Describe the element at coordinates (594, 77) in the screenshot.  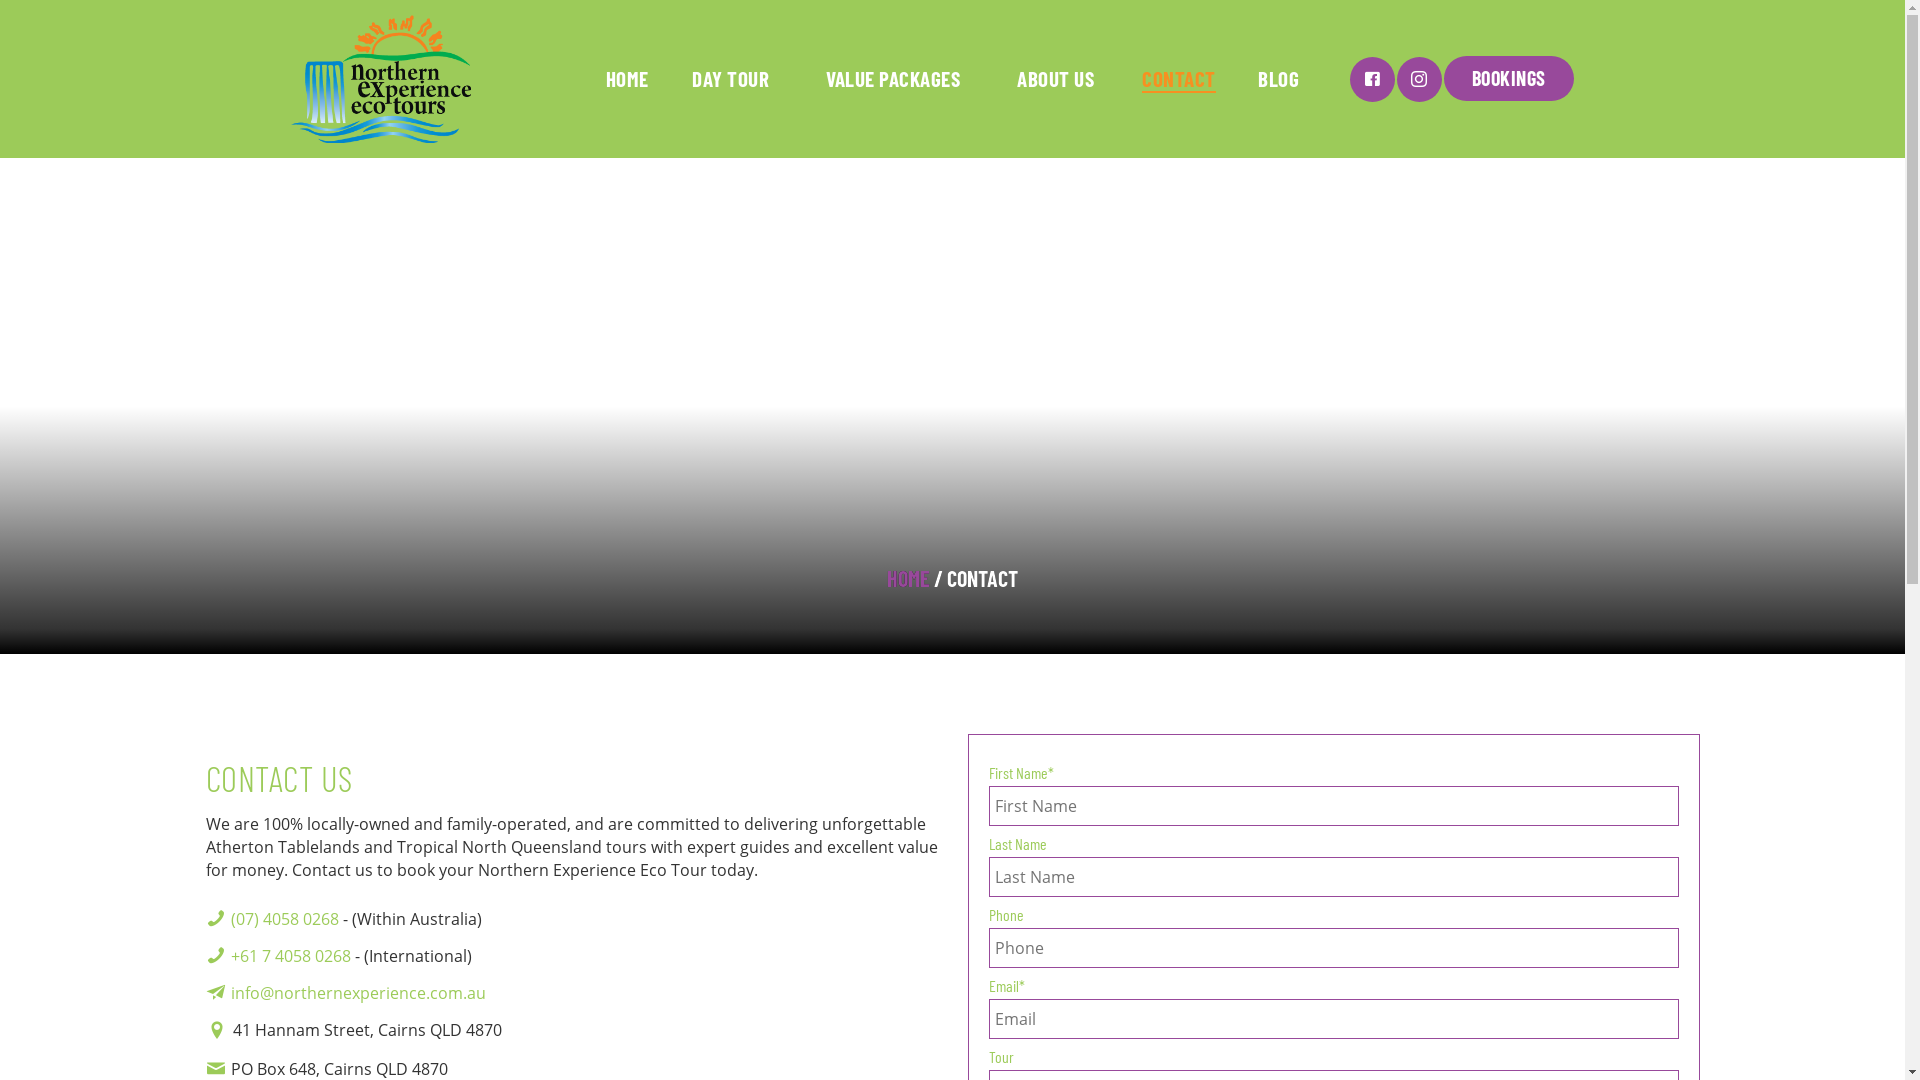
I see `'HOME'` at that location.